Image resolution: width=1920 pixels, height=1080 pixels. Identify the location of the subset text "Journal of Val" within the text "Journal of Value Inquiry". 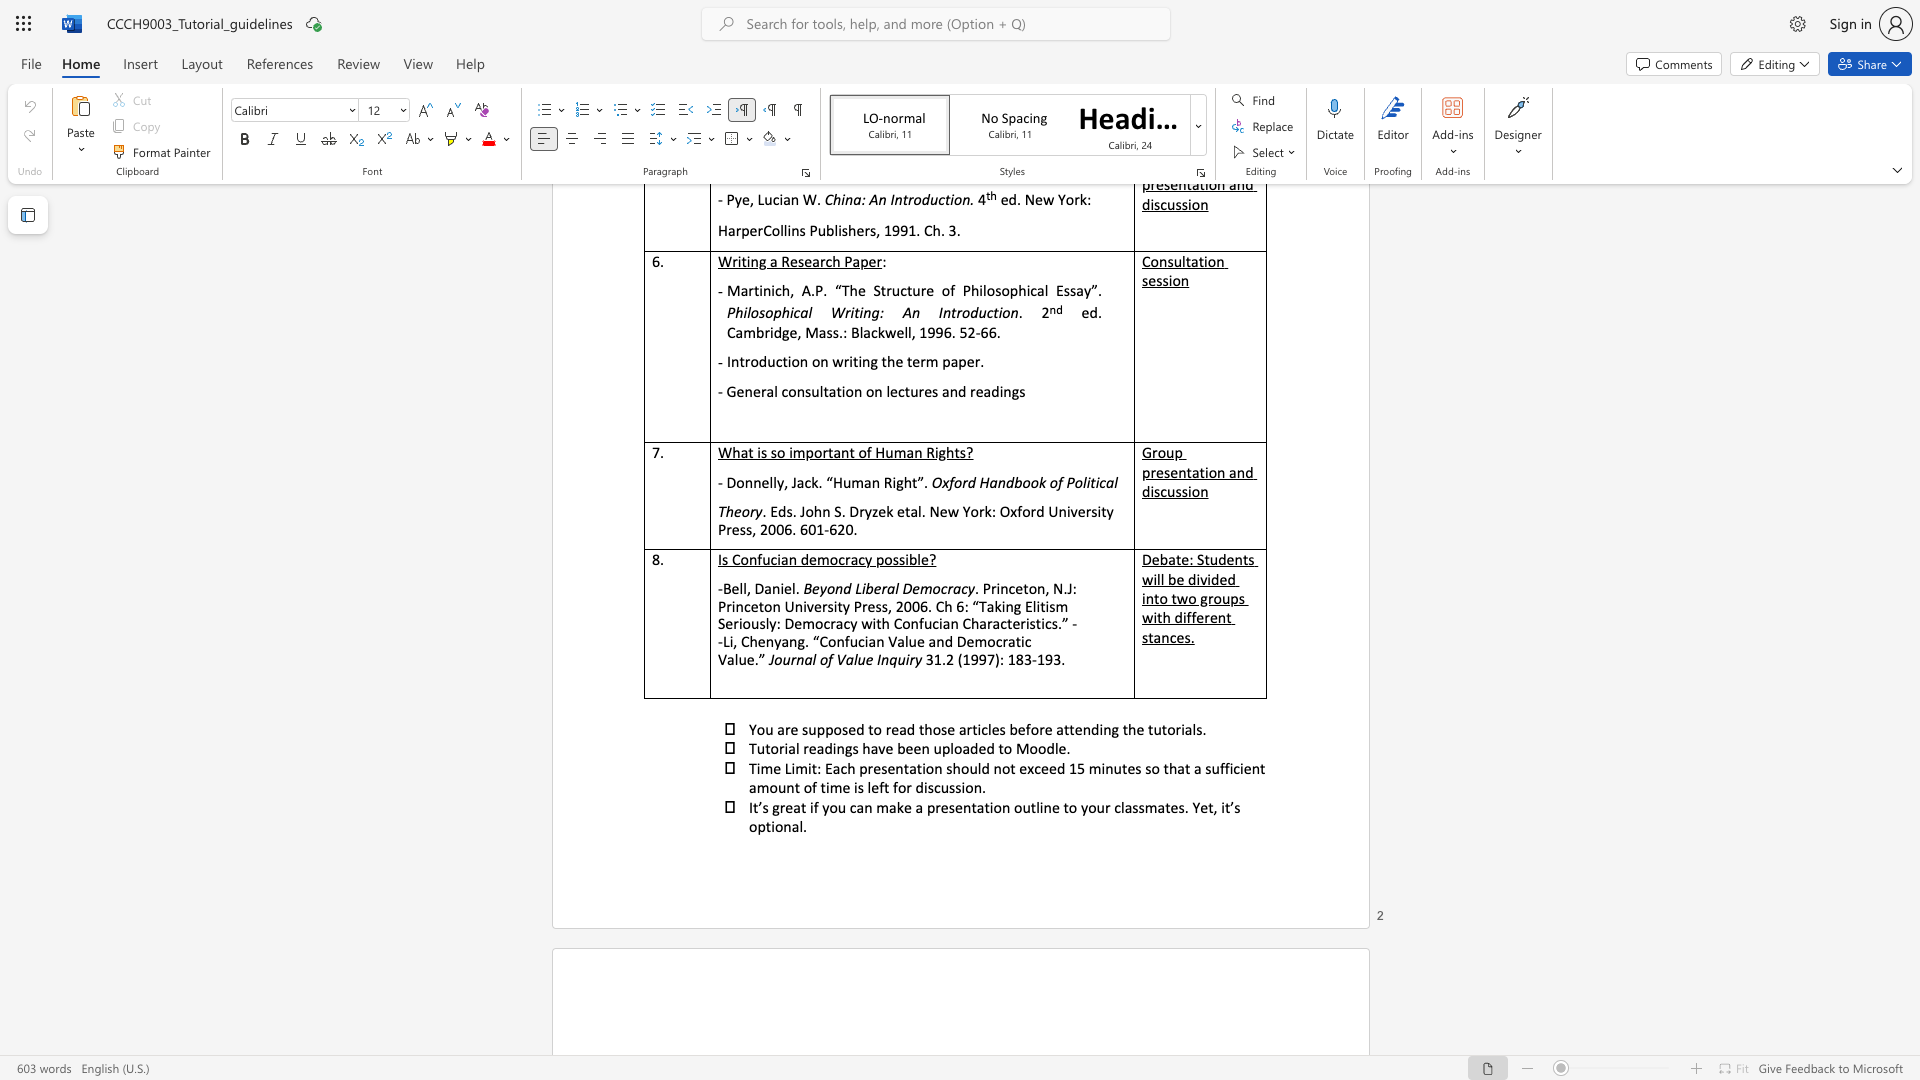
(768, 659).